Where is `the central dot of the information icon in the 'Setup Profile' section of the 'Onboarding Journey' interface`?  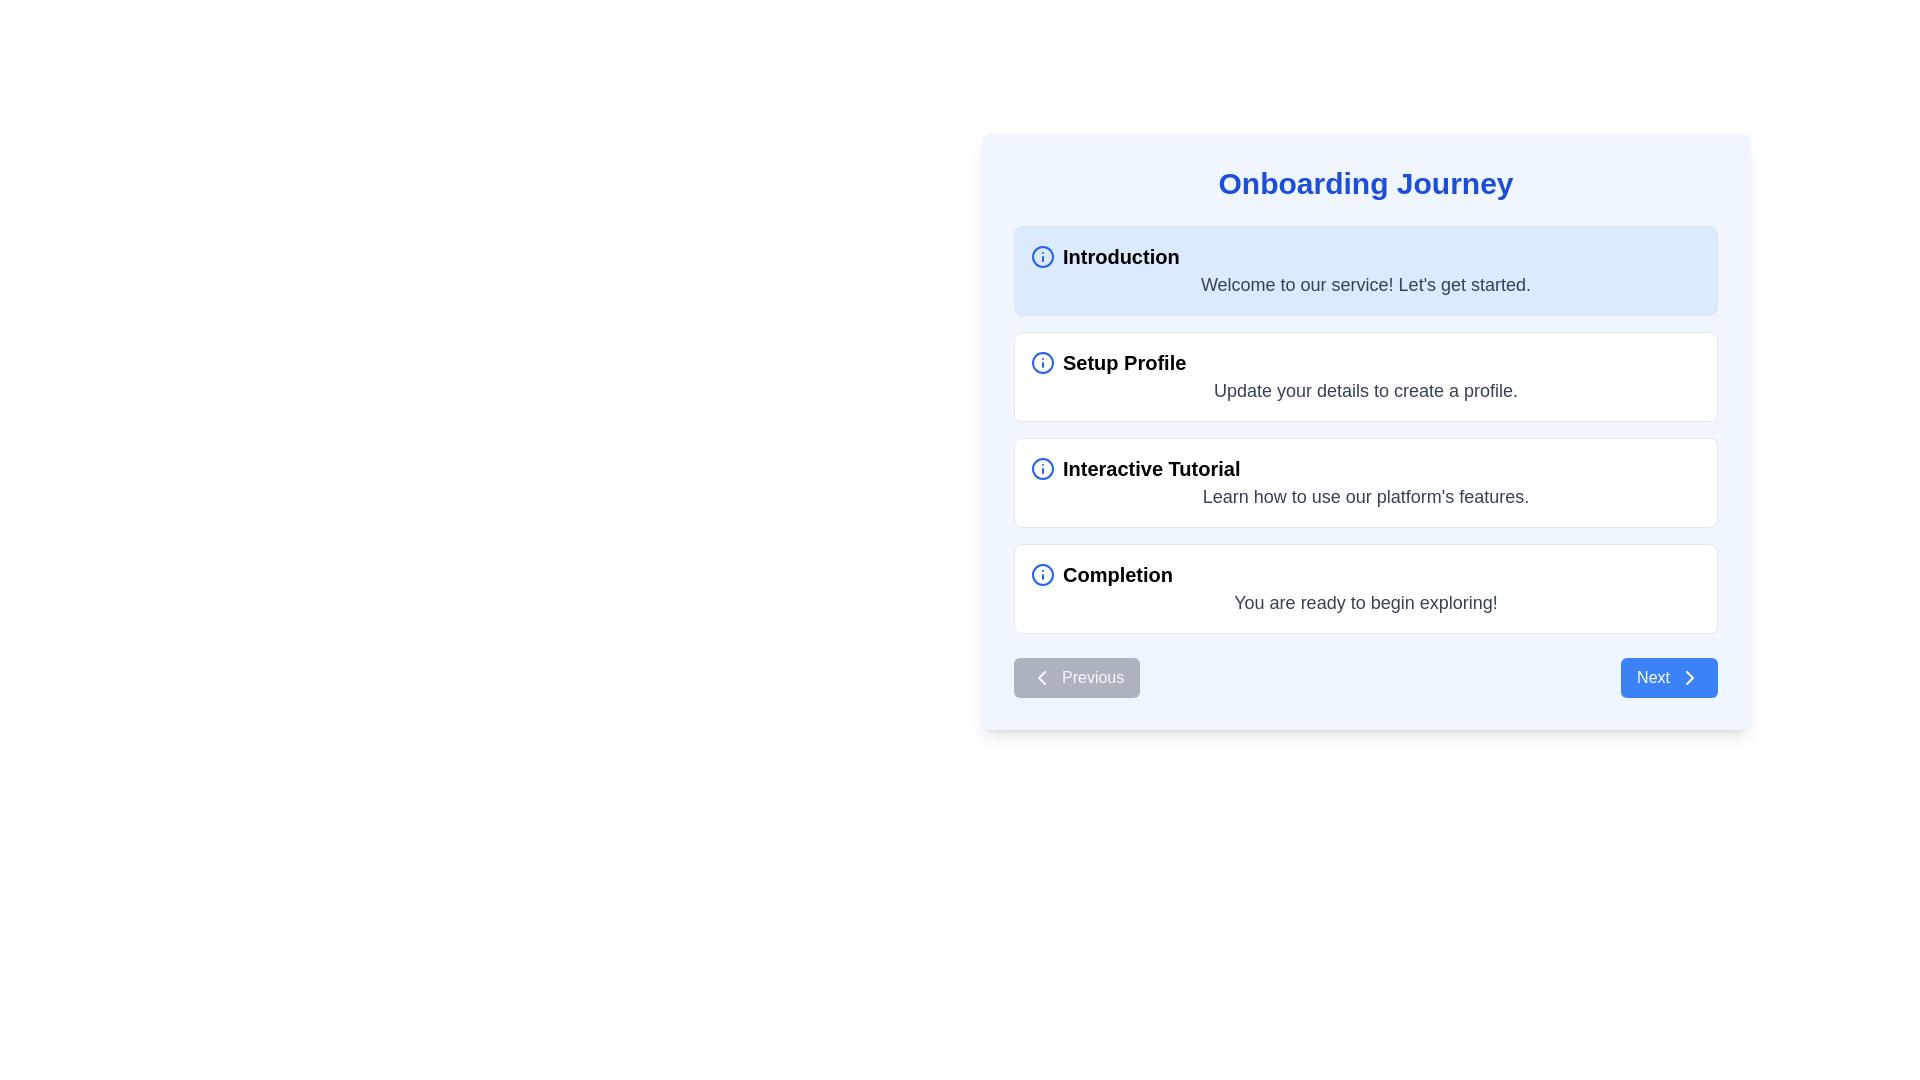
the central dot of the information icon in the 'Setup Profile' section of the 'Onboarding Journey' interface is located at coordinates (1041, 362).